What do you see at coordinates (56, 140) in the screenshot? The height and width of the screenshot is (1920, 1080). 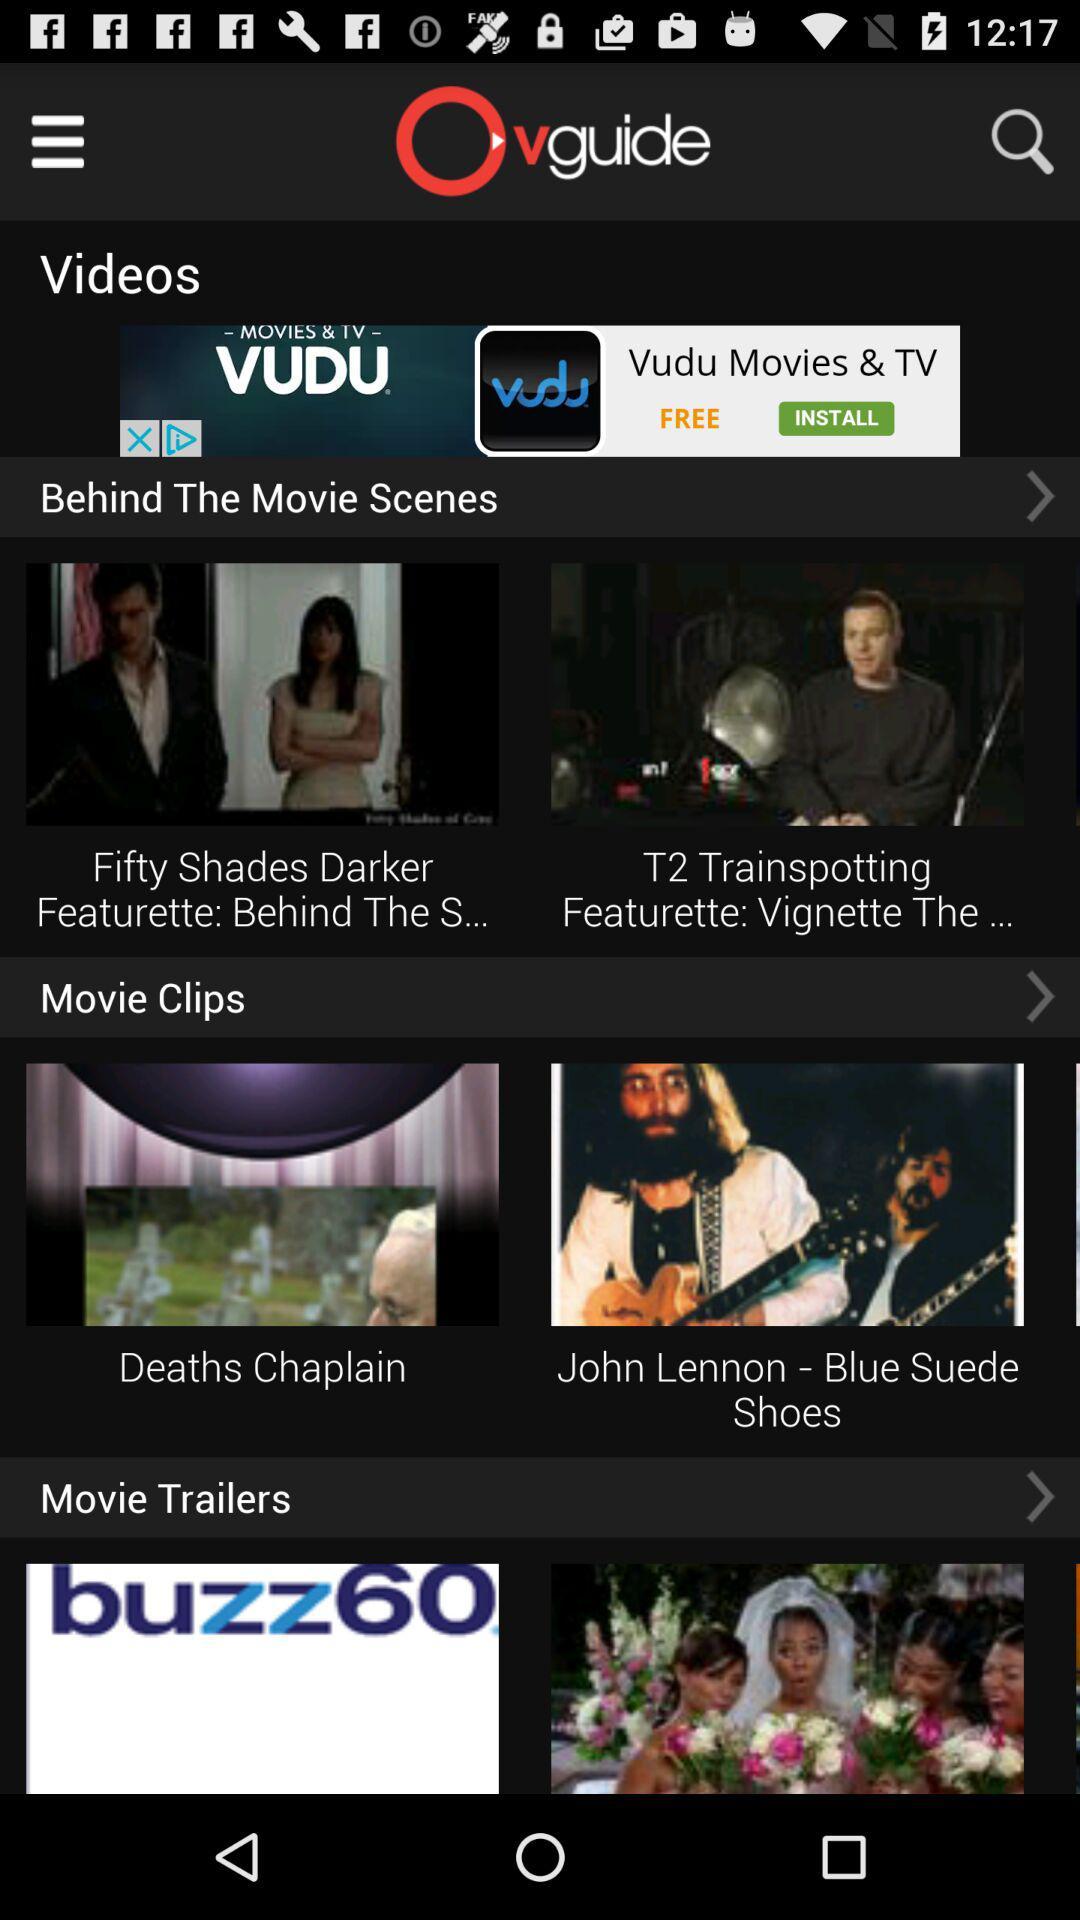 I see `main menu` at bounding box center [56, 140].